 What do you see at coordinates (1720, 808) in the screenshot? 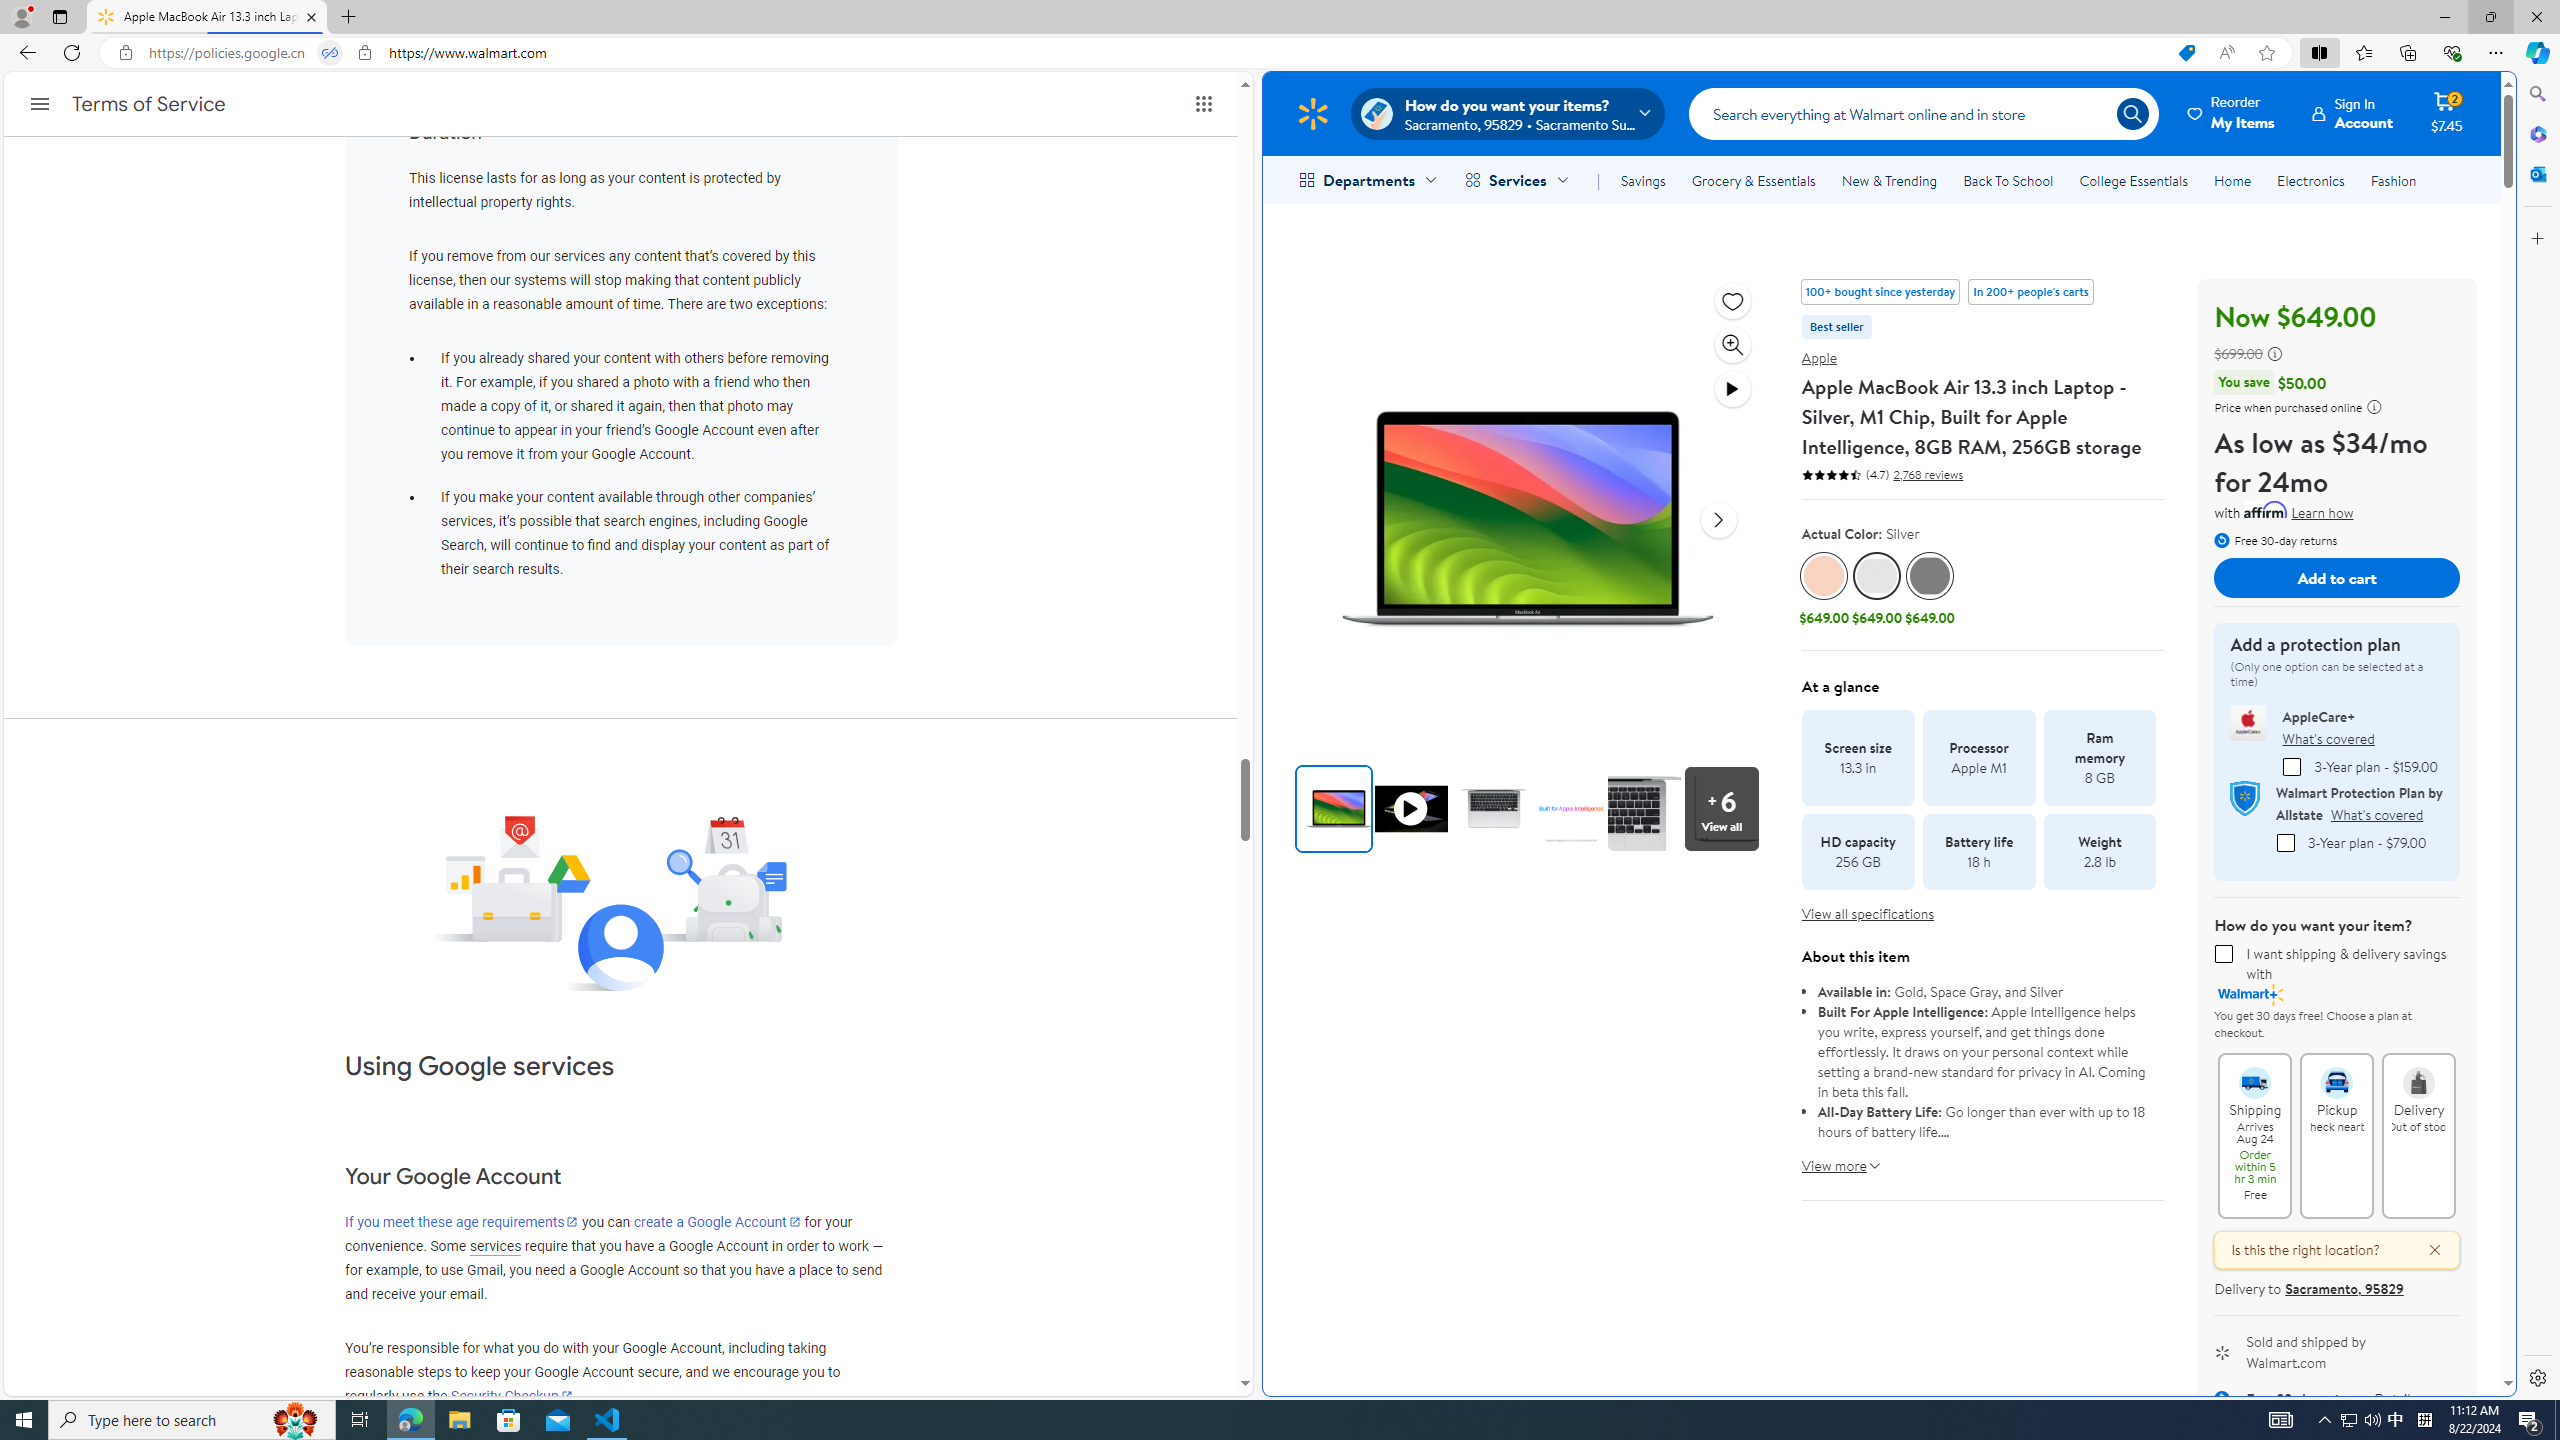
I see `'View all media'` at bounding box center [1720, 808].